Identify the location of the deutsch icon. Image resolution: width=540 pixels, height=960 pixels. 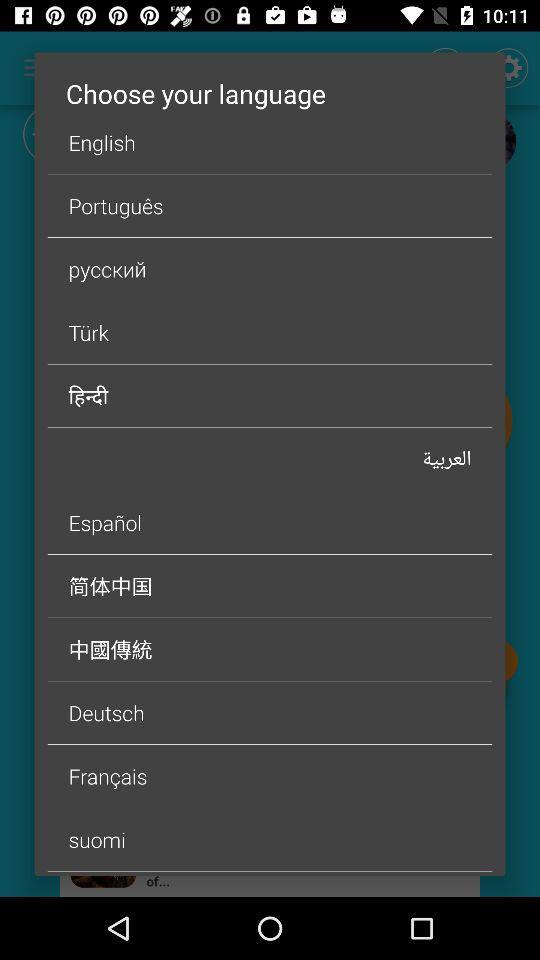
(270, 712).